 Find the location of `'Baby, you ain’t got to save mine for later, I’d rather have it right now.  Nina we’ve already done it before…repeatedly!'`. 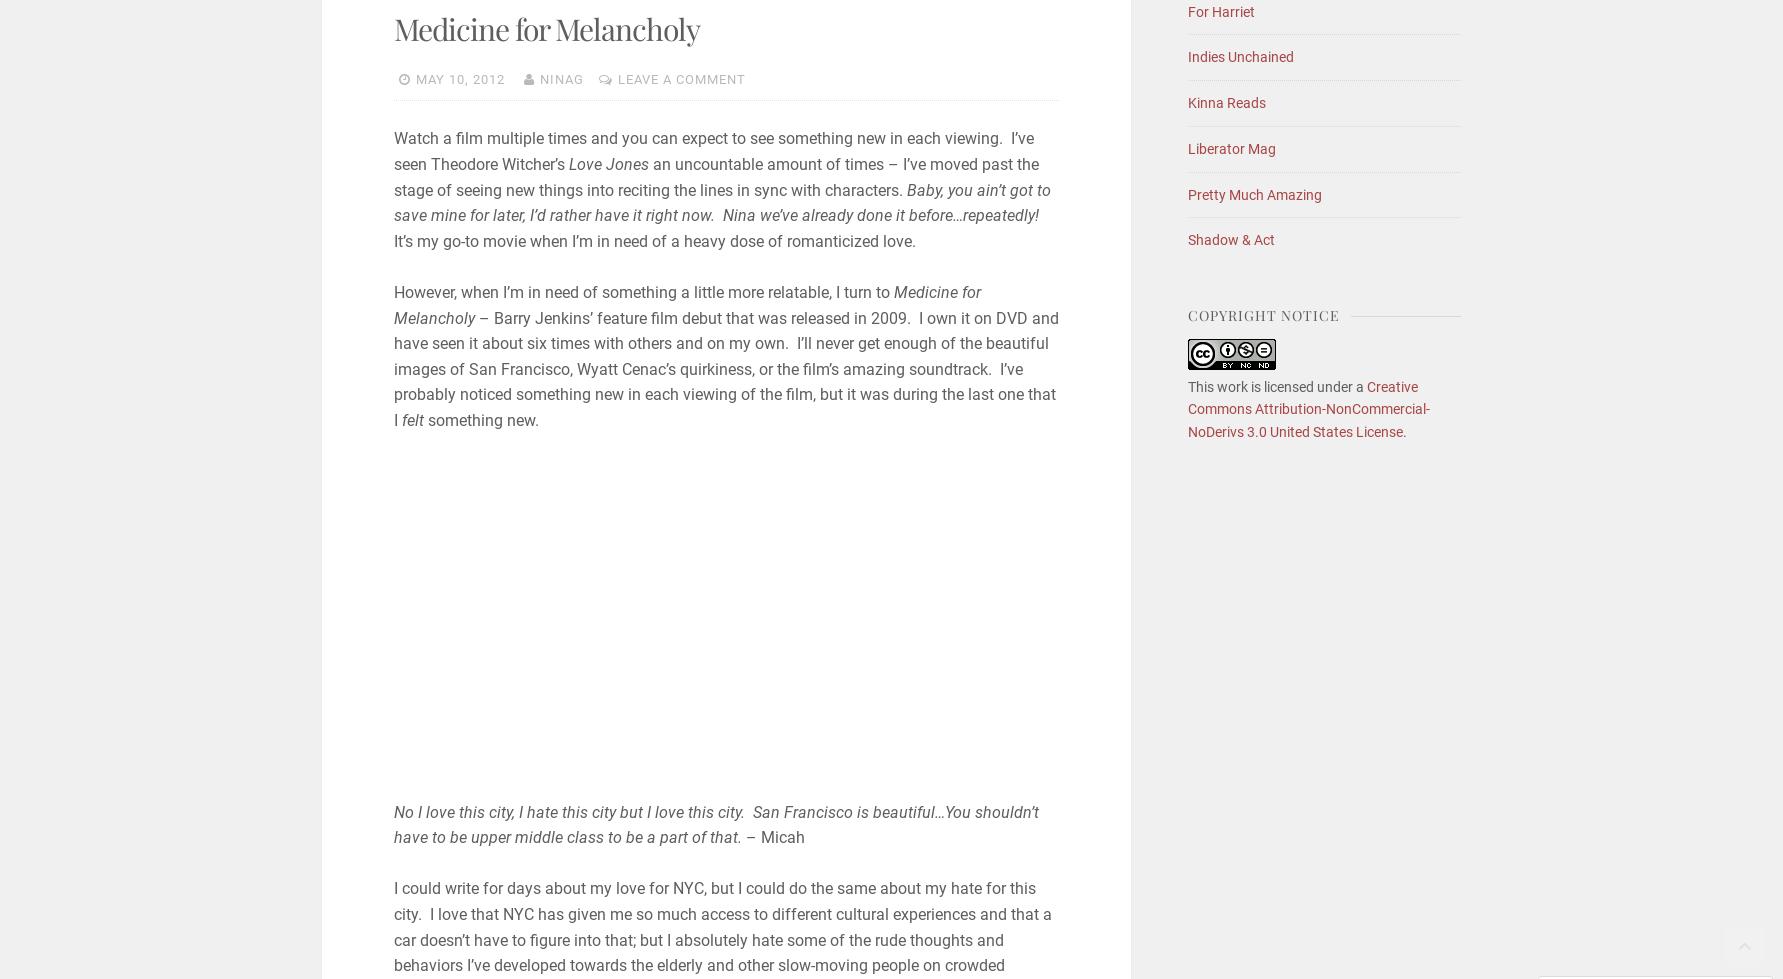

'Baby, you ain’t got to save mine for later, I’d rather have it right now.  Nina we’ve already done it before…repeatedly!' is located at coordinates (720, 202).